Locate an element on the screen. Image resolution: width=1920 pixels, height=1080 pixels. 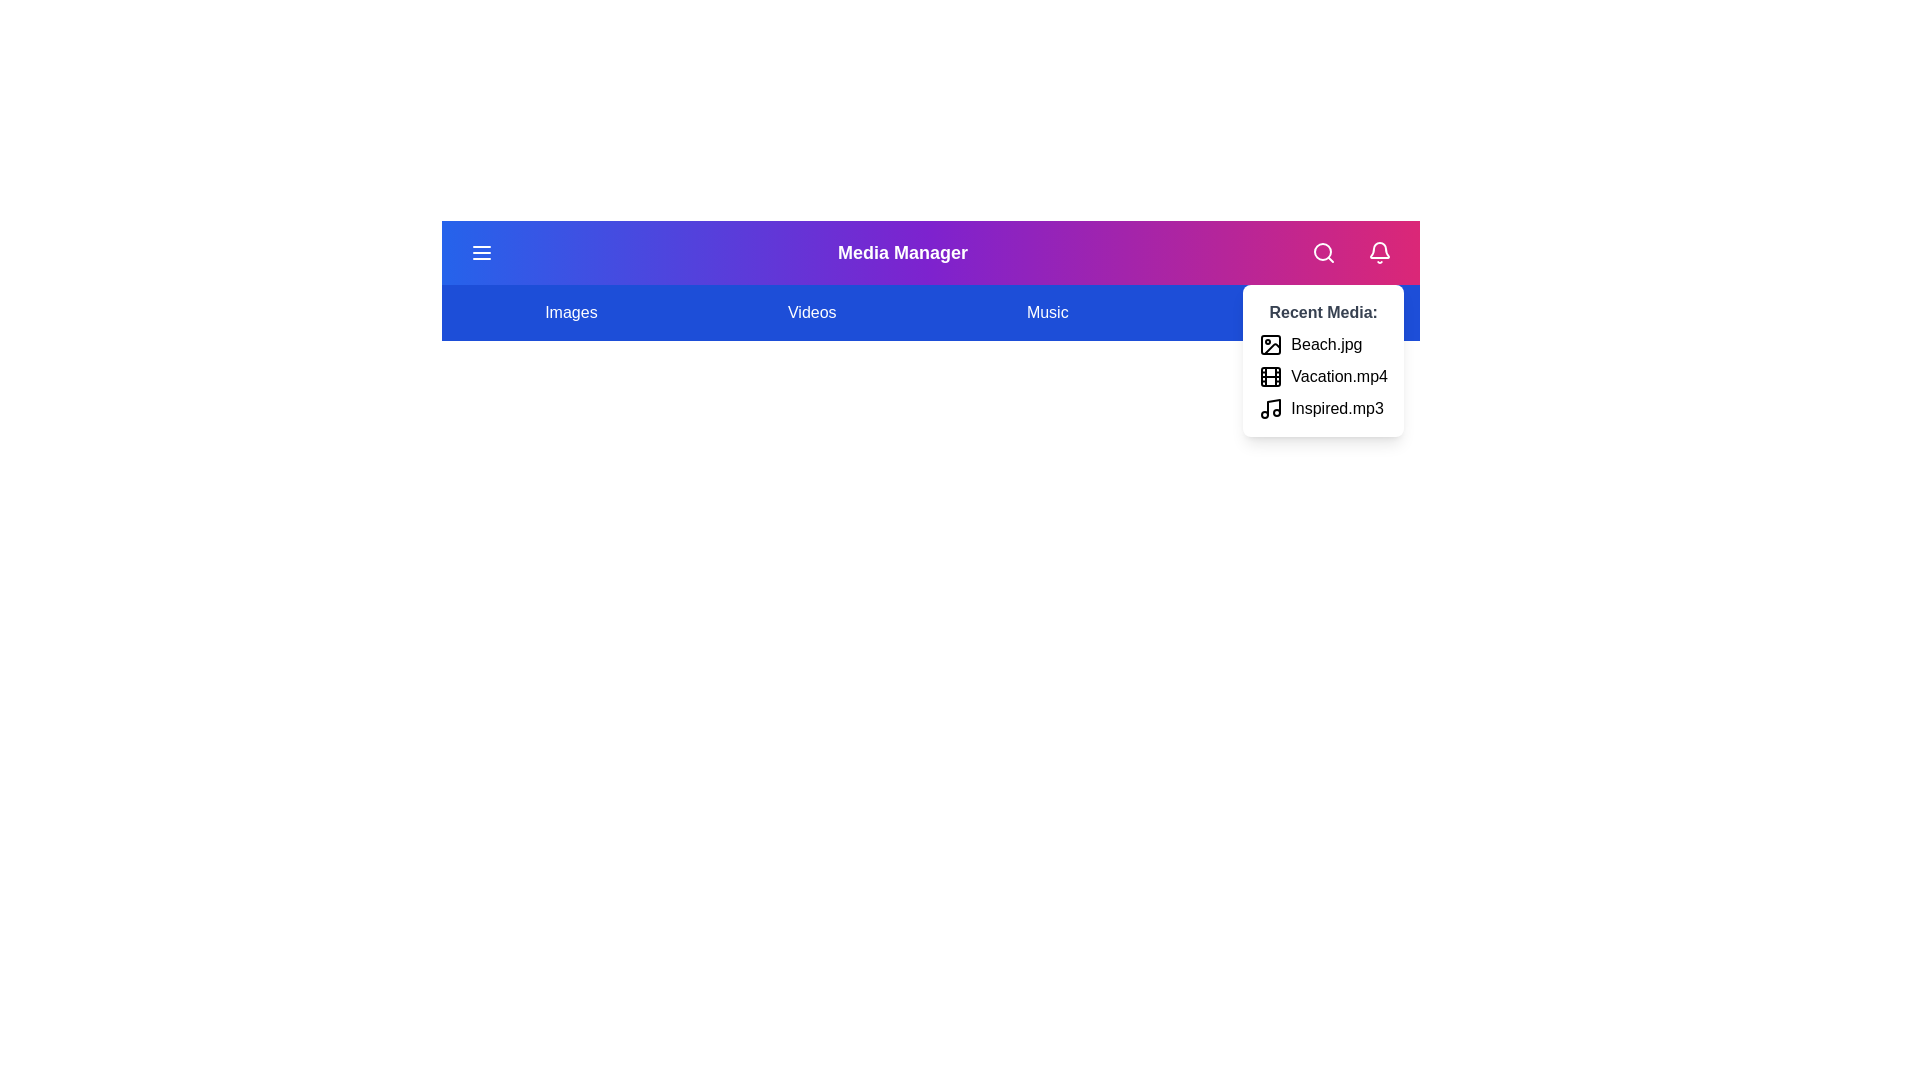
the media item Vacation.mp4 from the recent media list is located at coordinates (1270, 377).